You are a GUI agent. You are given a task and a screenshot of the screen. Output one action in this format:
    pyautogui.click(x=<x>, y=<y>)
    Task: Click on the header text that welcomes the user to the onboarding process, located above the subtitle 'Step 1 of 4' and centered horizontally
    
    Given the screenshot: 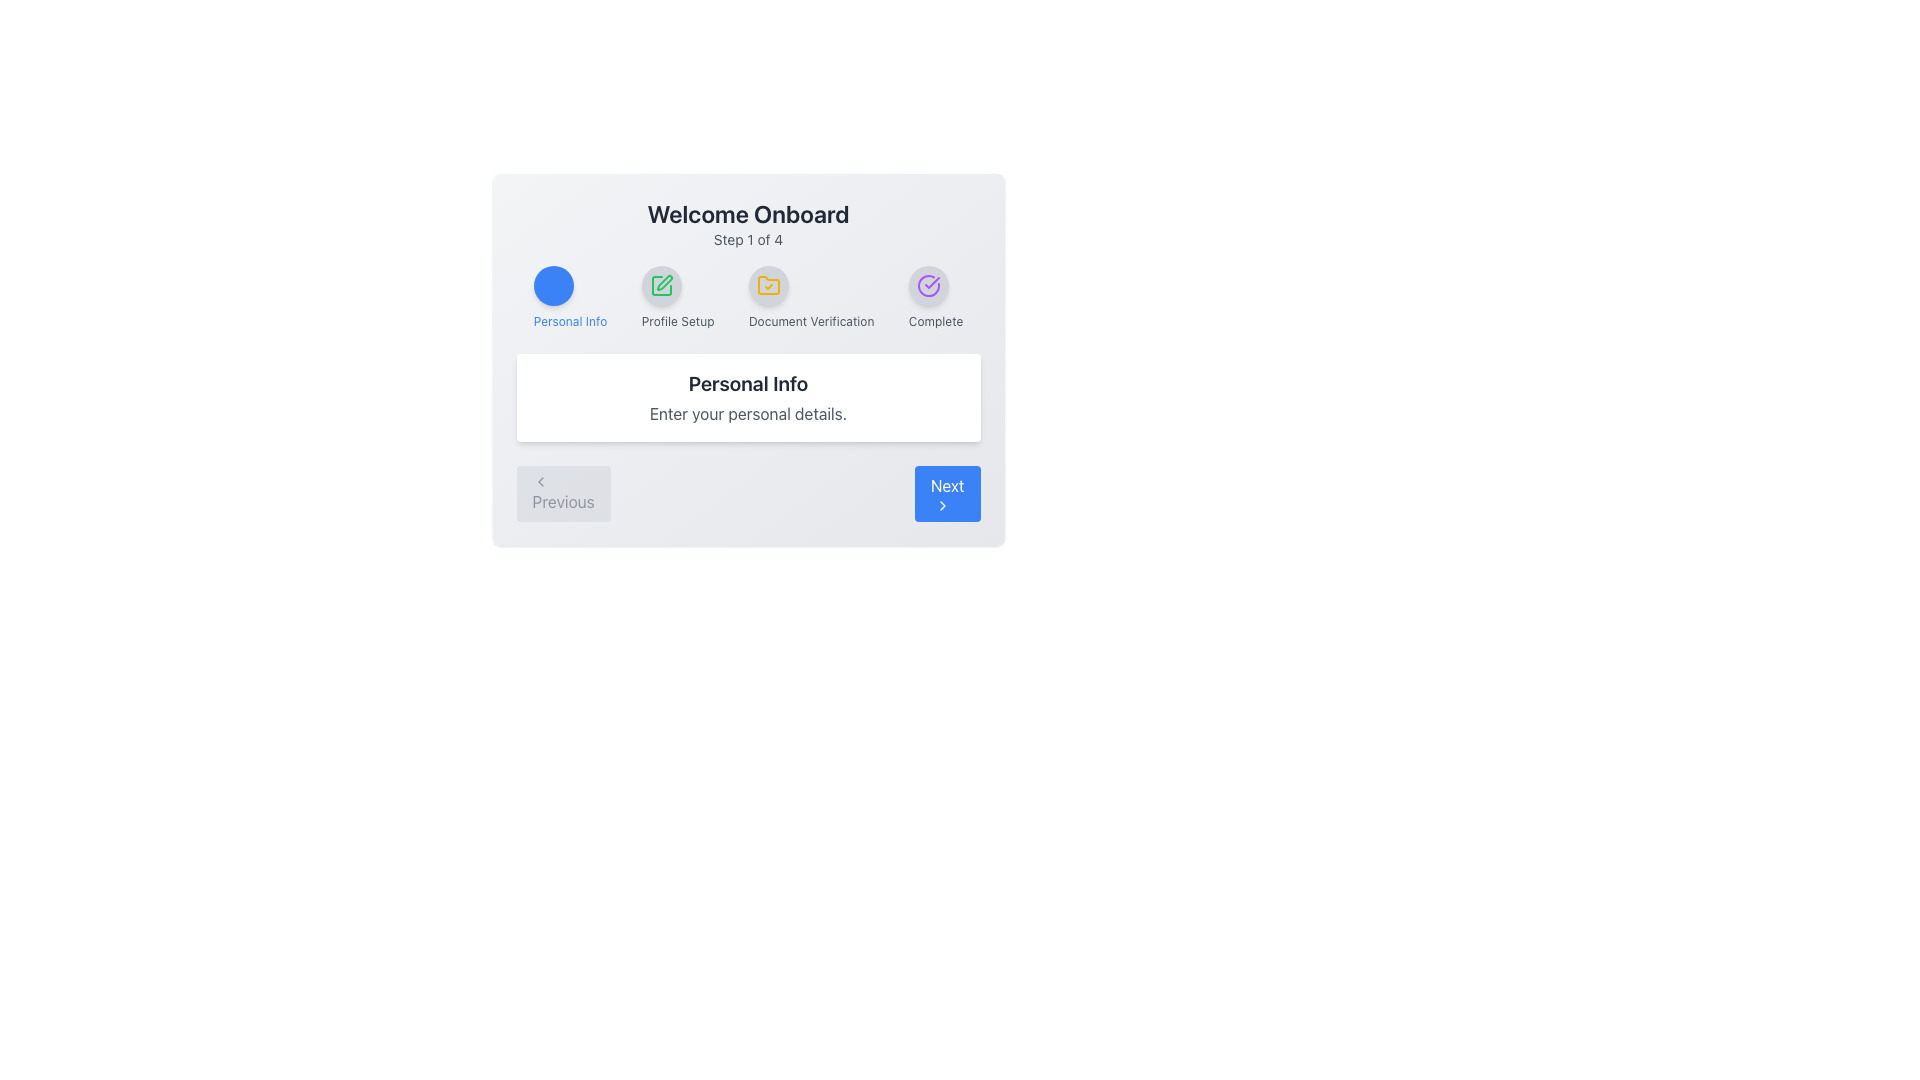 What is the action you would take?
    pyautogui.click(x=747, y=213)
    